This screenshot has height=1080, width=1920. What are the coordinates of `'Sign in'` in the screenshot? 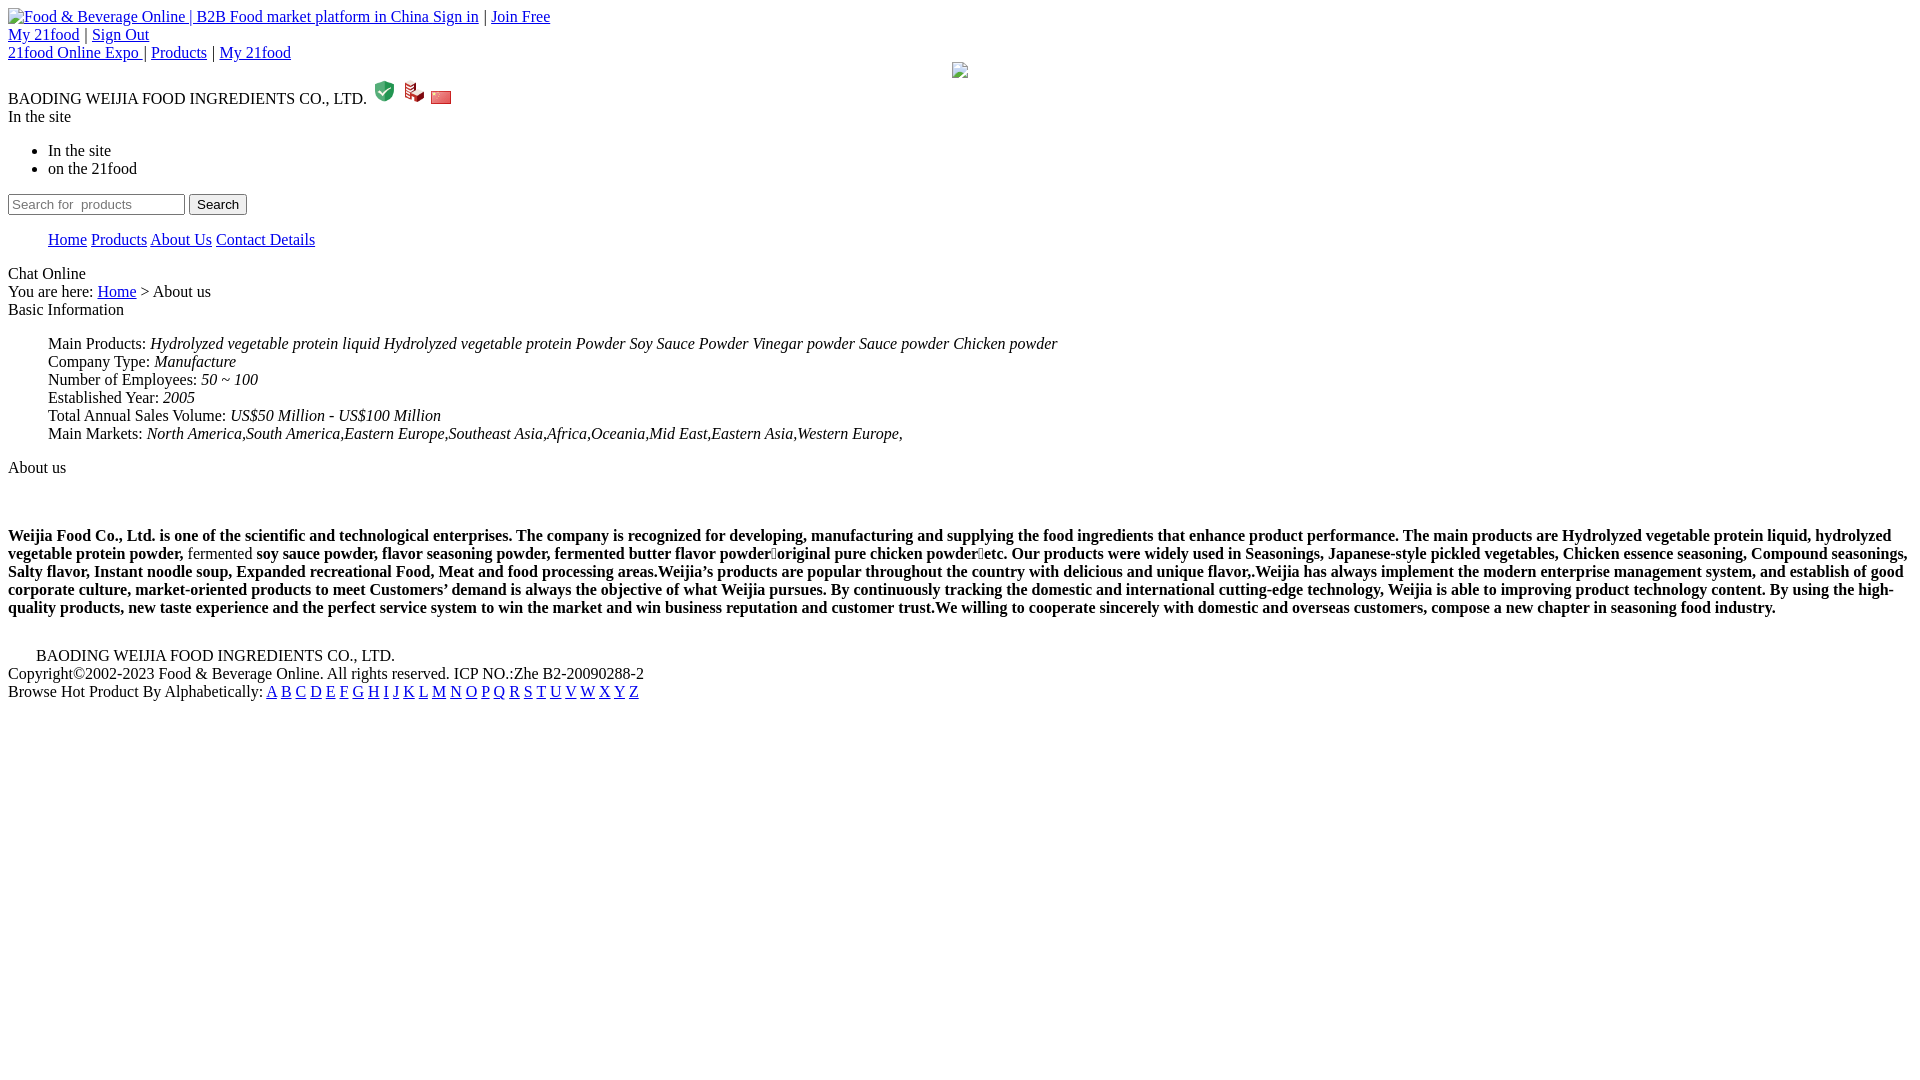 It's located at (431, 16).